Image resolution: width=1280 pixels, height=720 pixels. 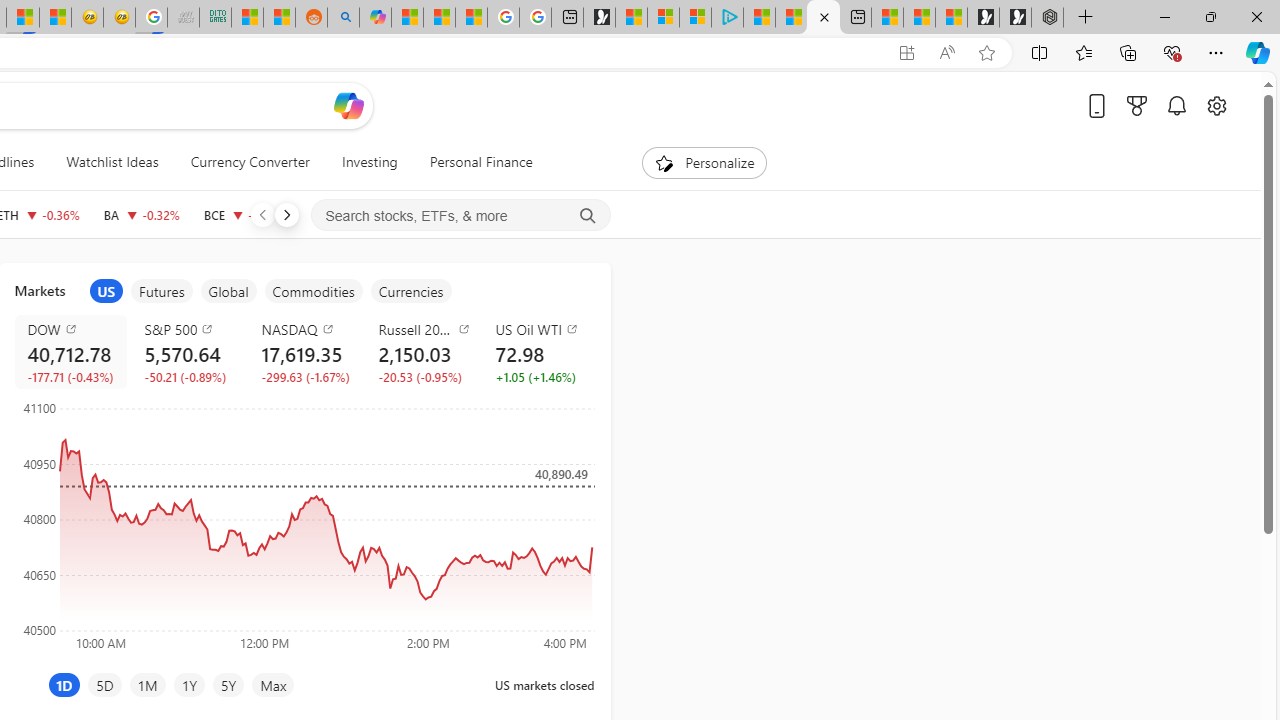 What do you see at coordinates (249, 162) in the screenshot?
I see `'Currency Converter'` at bounding box center [249, 162].